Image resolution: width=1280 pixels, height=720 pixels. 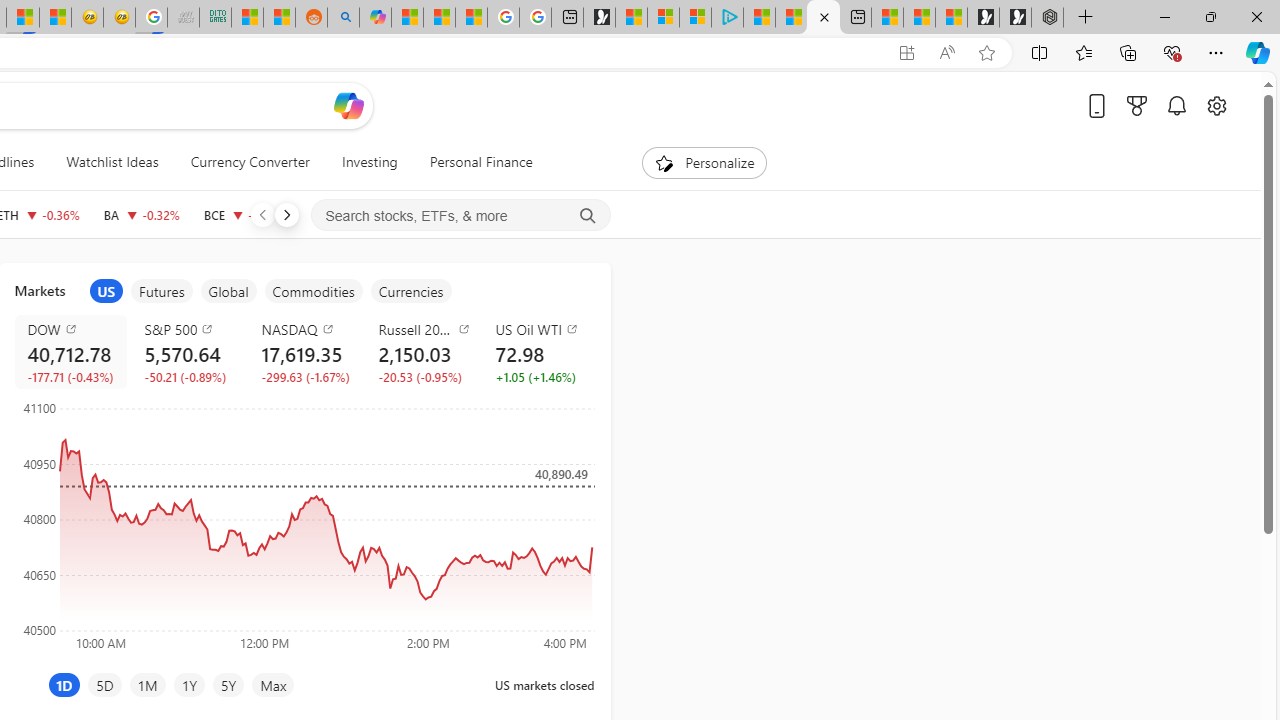 What do you see at coordinates (249, 162) in the screenshot?
I see `'Currency Converter'` at bounding box center [249, 162].